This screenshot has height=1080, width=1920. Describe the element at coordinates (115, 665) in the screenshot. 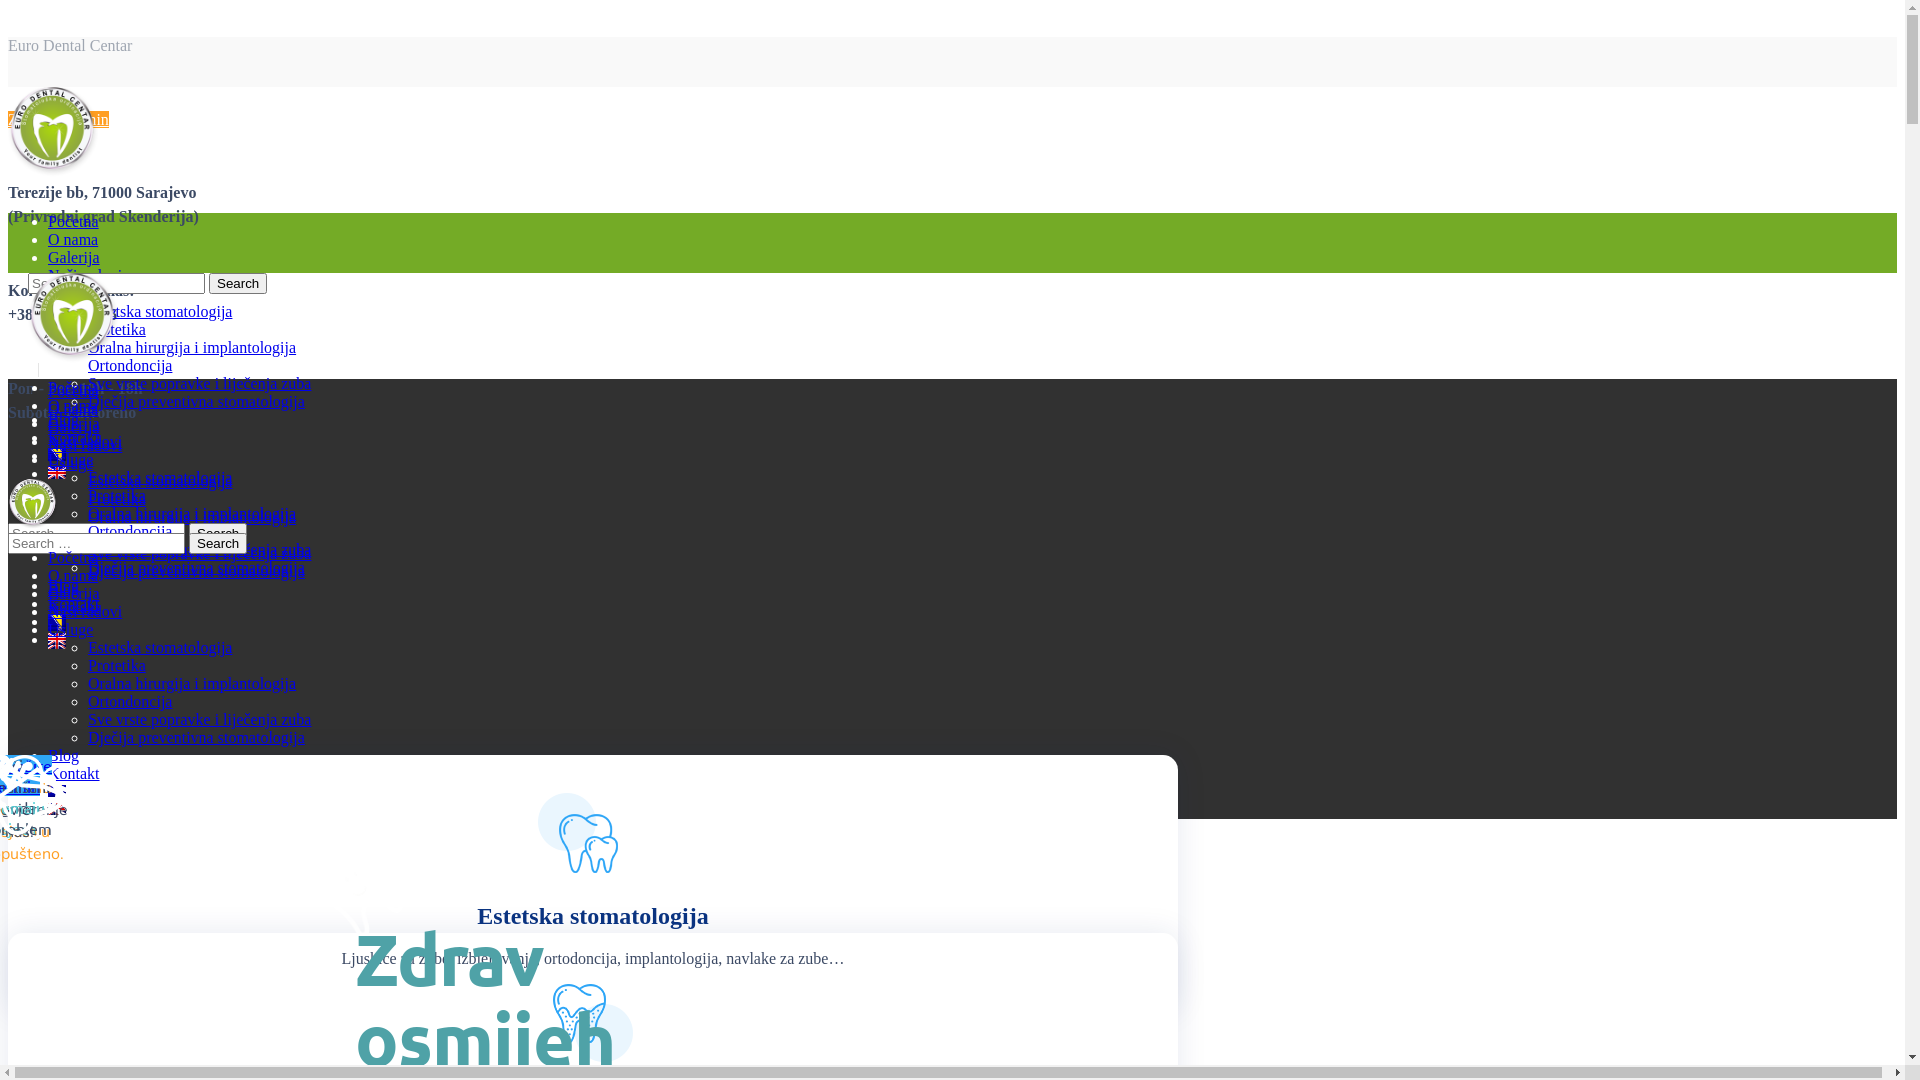

I see `'Protetika'` at that location.